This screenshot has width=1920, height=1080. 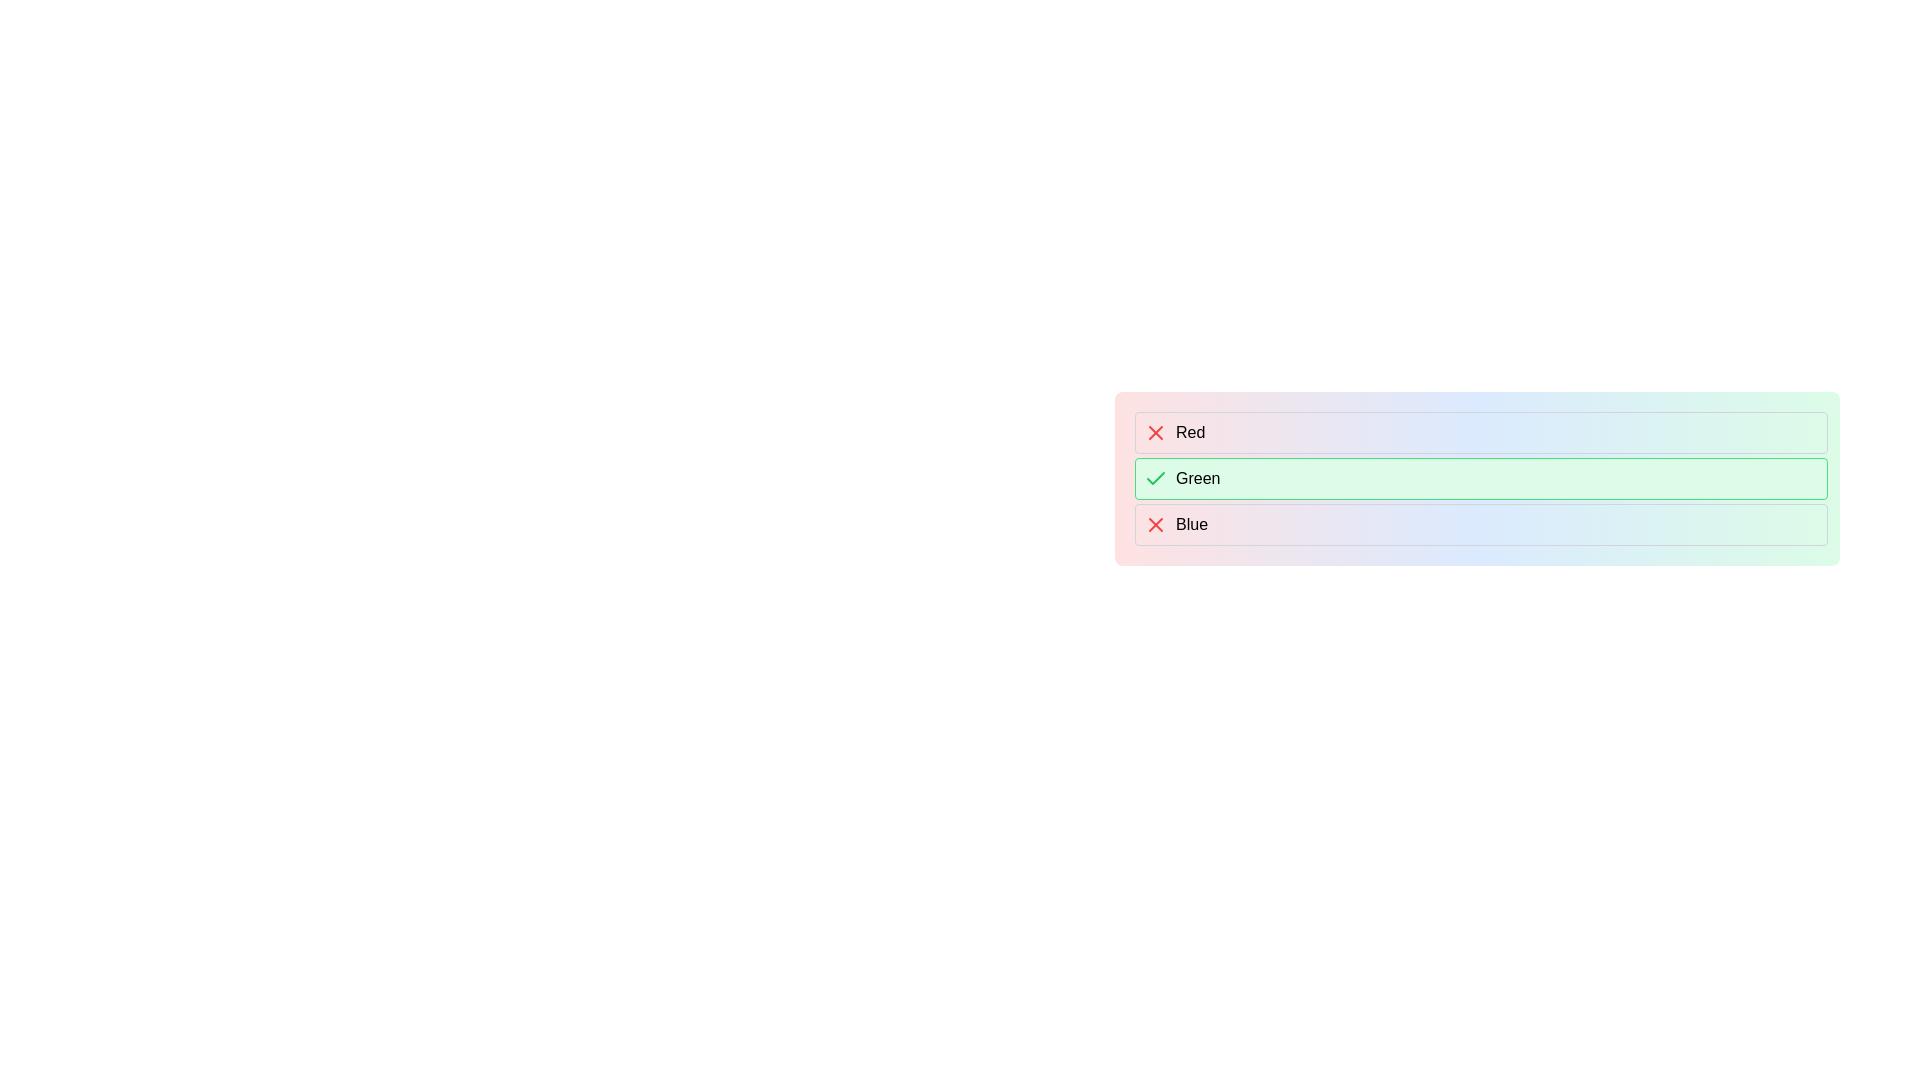 I want to click on the close icon located to the left of the text label 'Red', so click(x=1156, y=431).